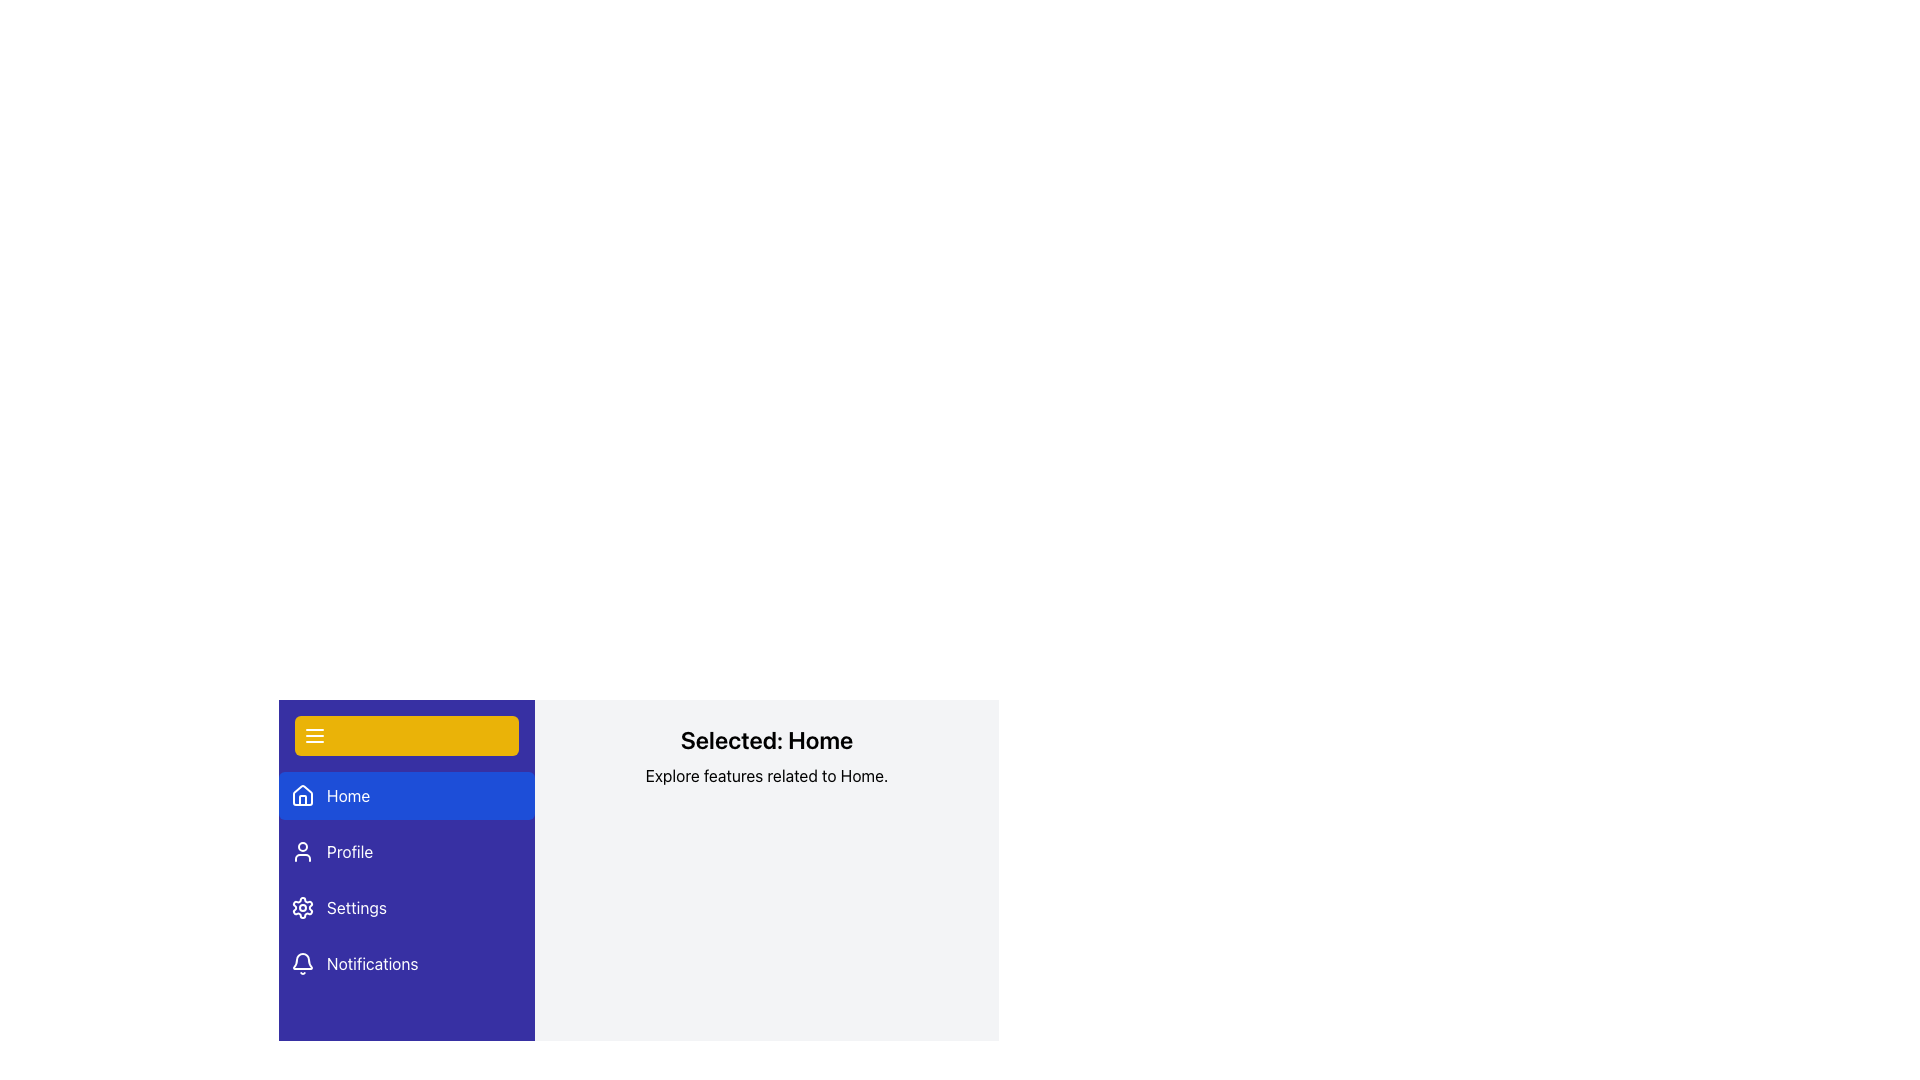  I want to click on the toggle button located at the top of the vertical sidebar menu, so click(406, 736).